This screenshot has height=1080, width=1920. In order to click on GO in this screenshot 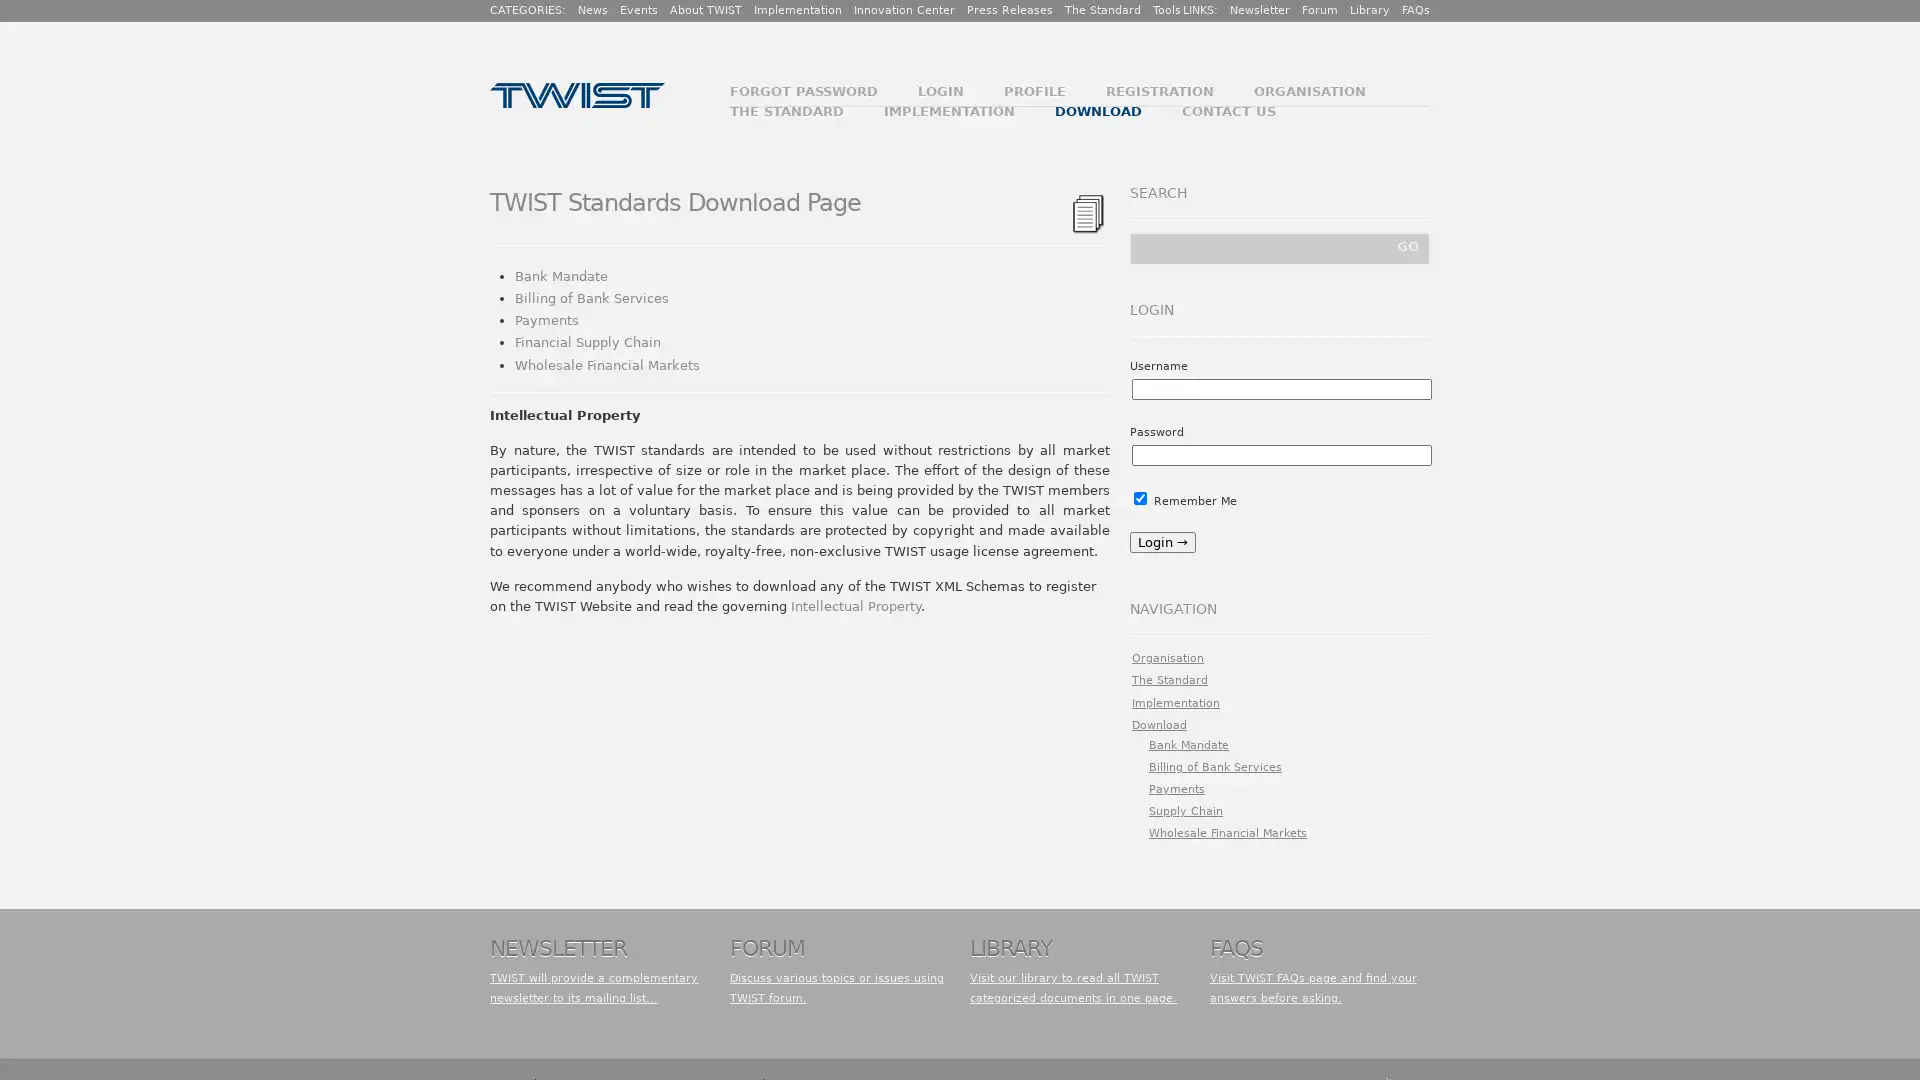, I will do `click(1406, 245)`.